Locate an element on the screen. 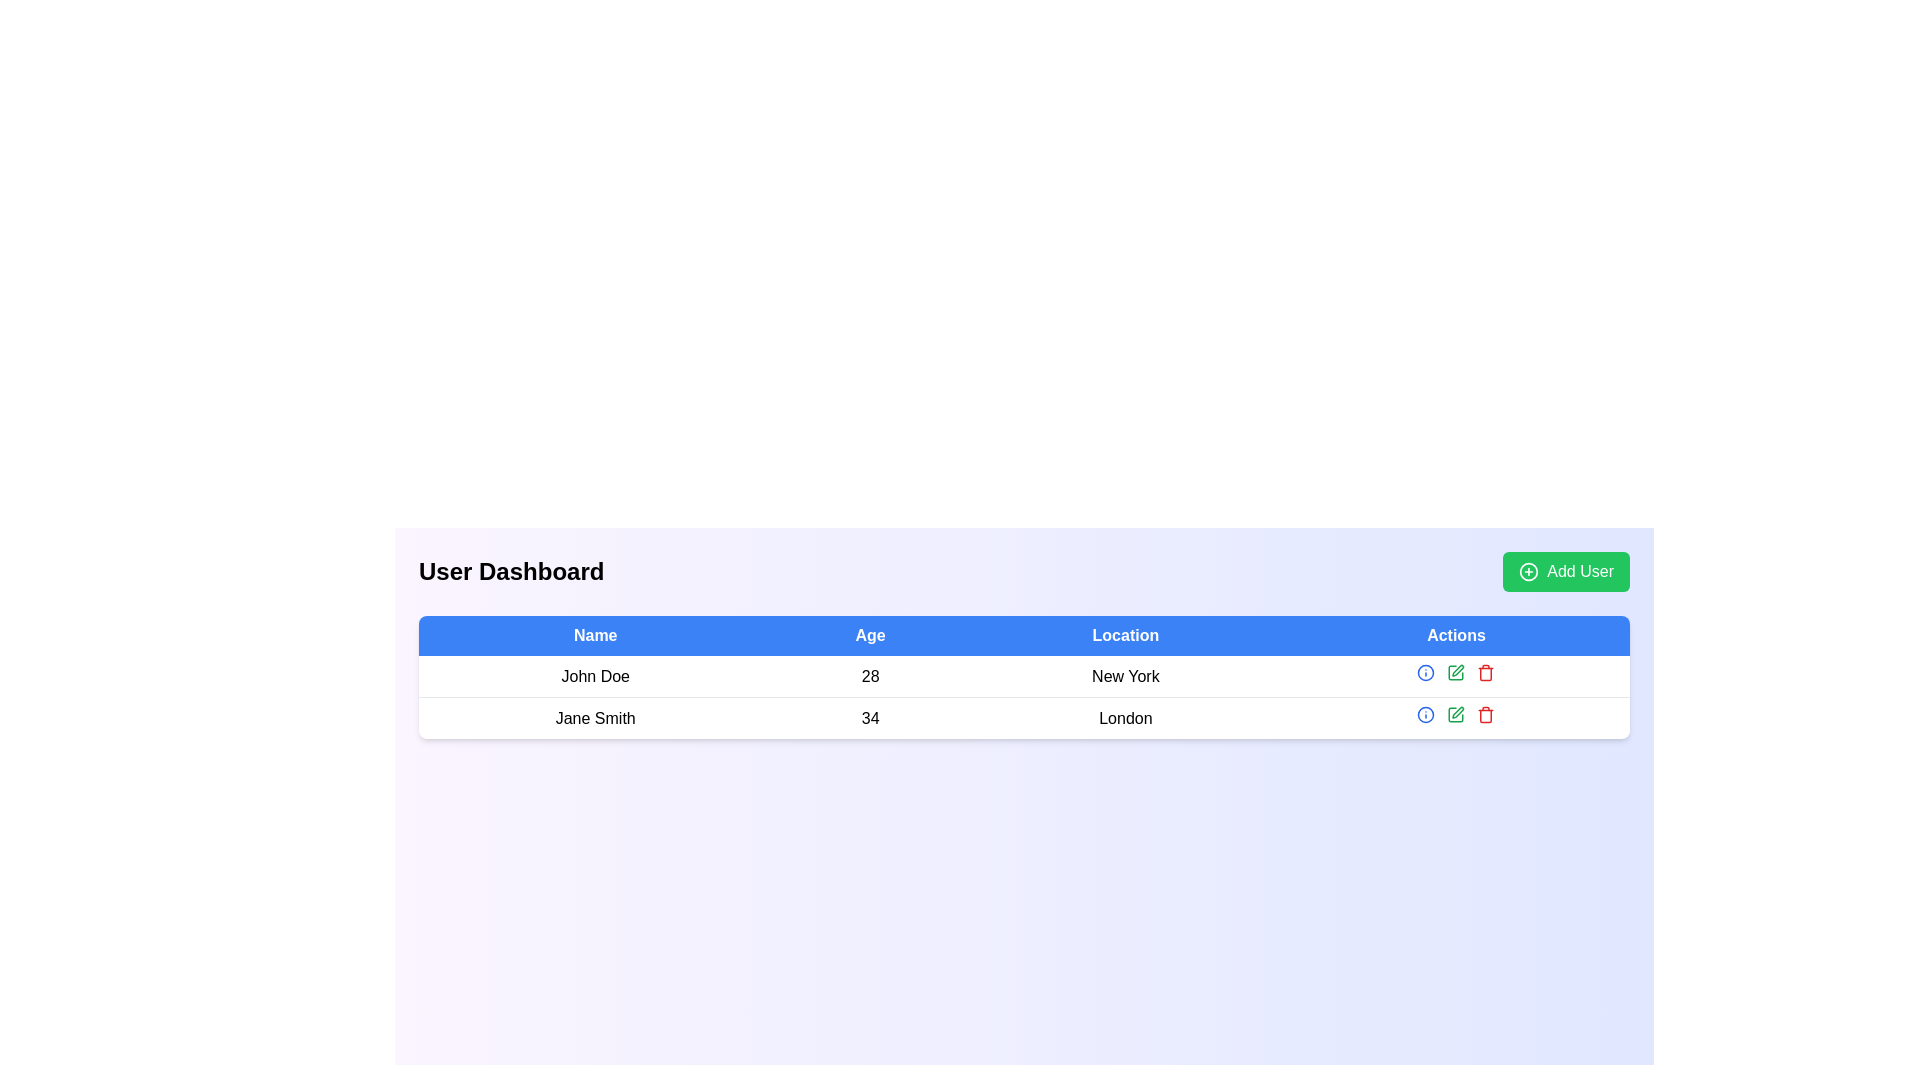 This screenshot has width=1920, height=1080. the edit button in the Action button group for user 'John Doe' located in the last column of the first row of the table is located at coordinates (1456, 675).